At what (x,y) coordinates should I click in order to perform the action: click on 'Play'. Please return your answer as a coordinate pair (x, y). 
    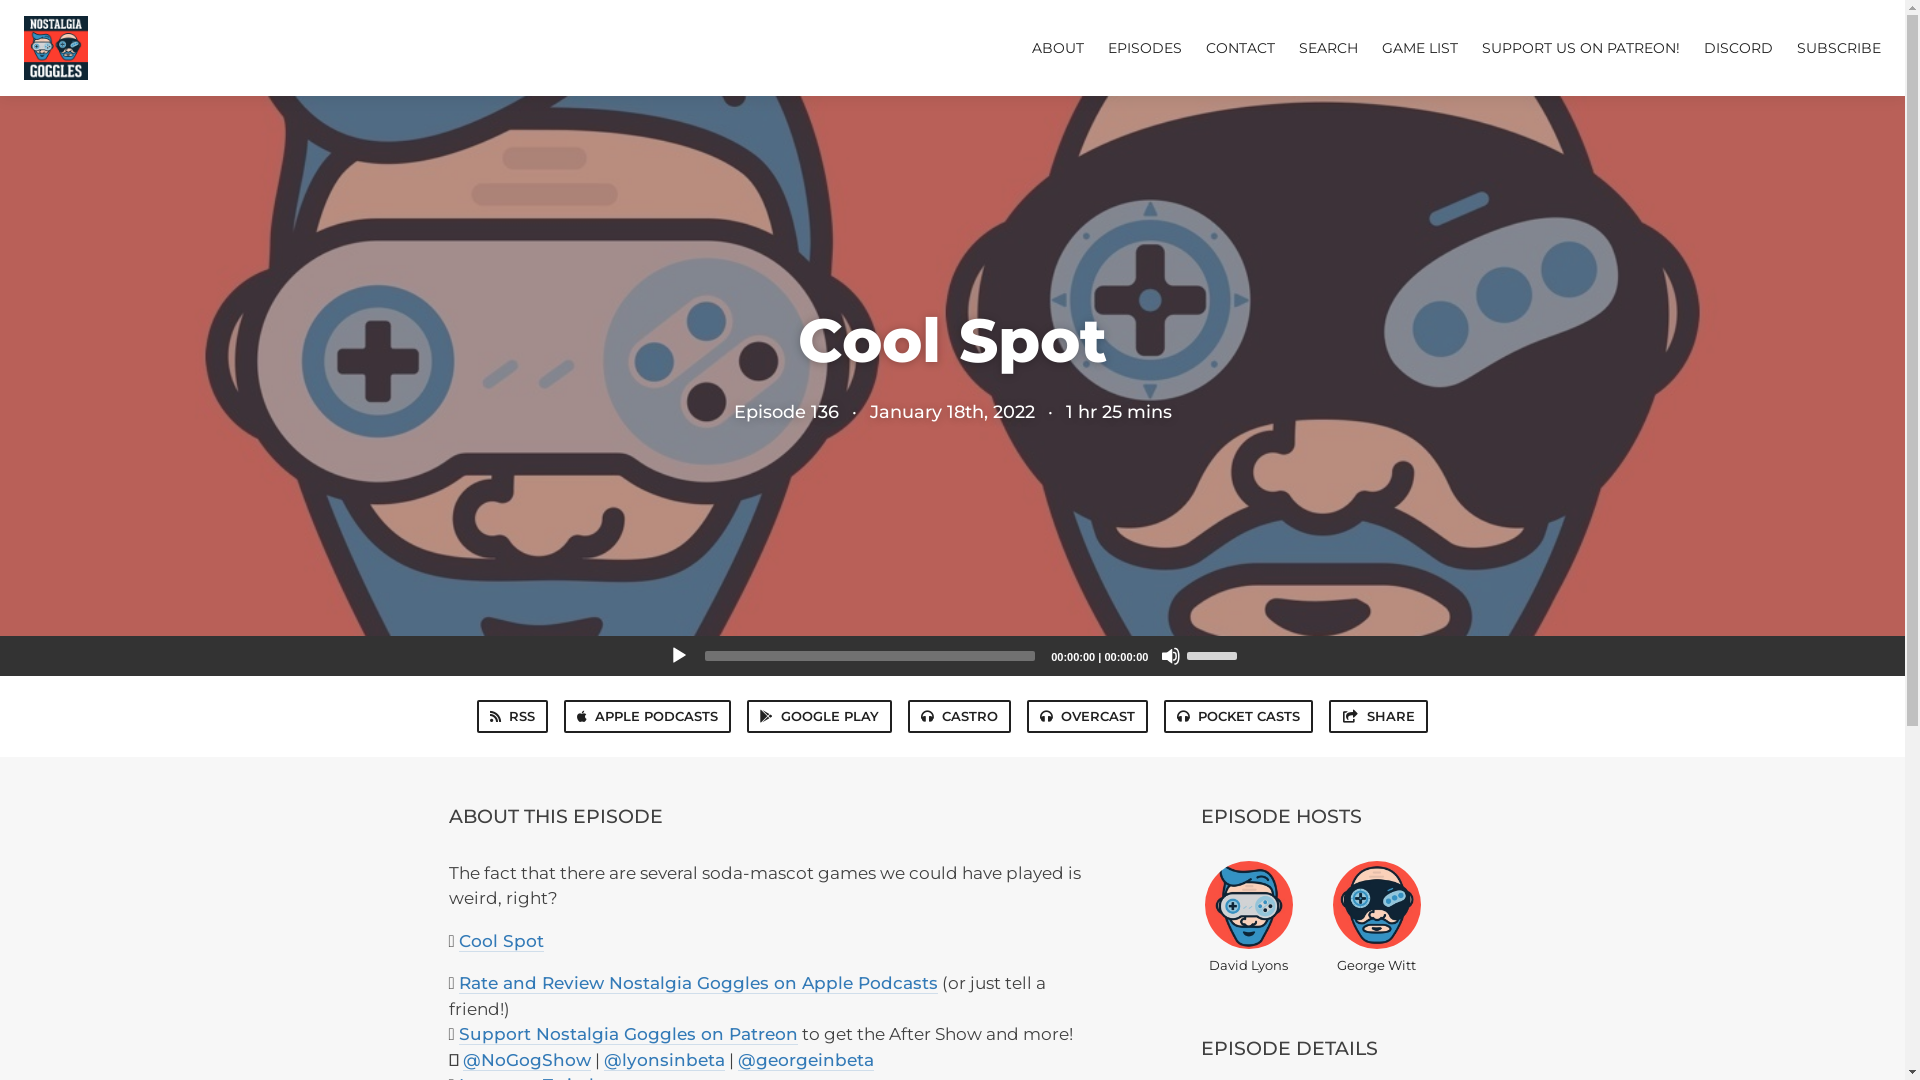
    Looking at the image, I should click on (667, 655).